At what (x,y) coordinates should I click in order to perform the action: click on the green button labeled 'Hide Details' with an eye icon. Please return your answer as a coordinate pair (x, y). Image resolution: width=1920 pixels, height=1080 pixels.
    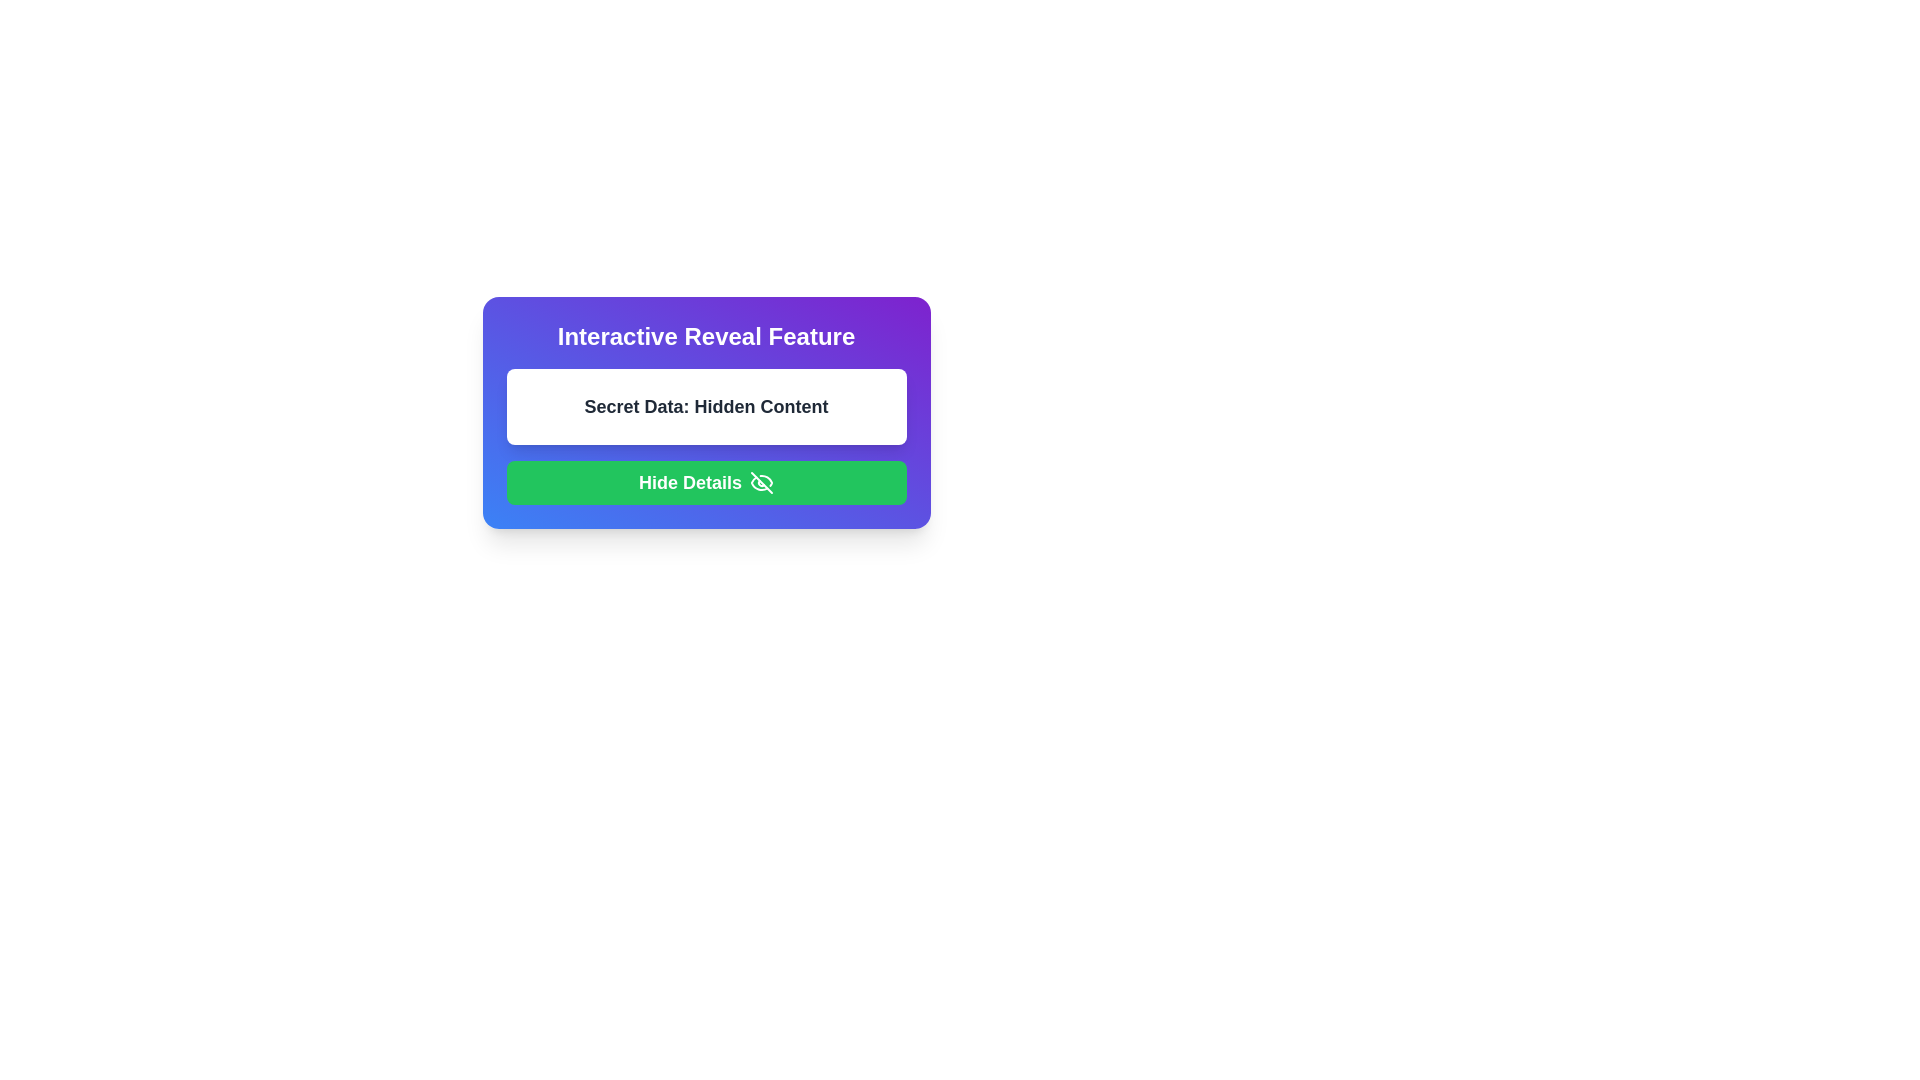
    Looking at the image, I should click on (706, 482).